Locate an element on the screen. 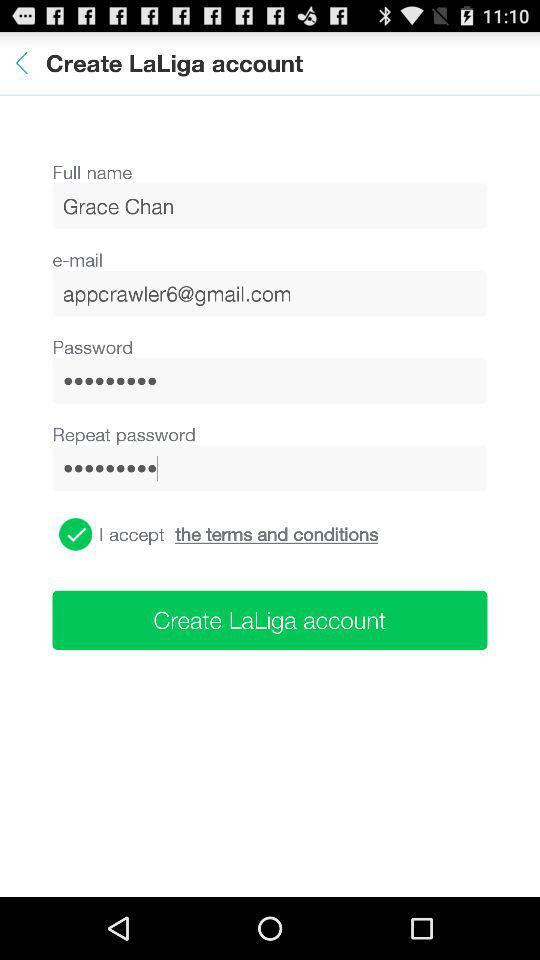  appcrawler6@gmail.com is located at coordinates (270, 292).